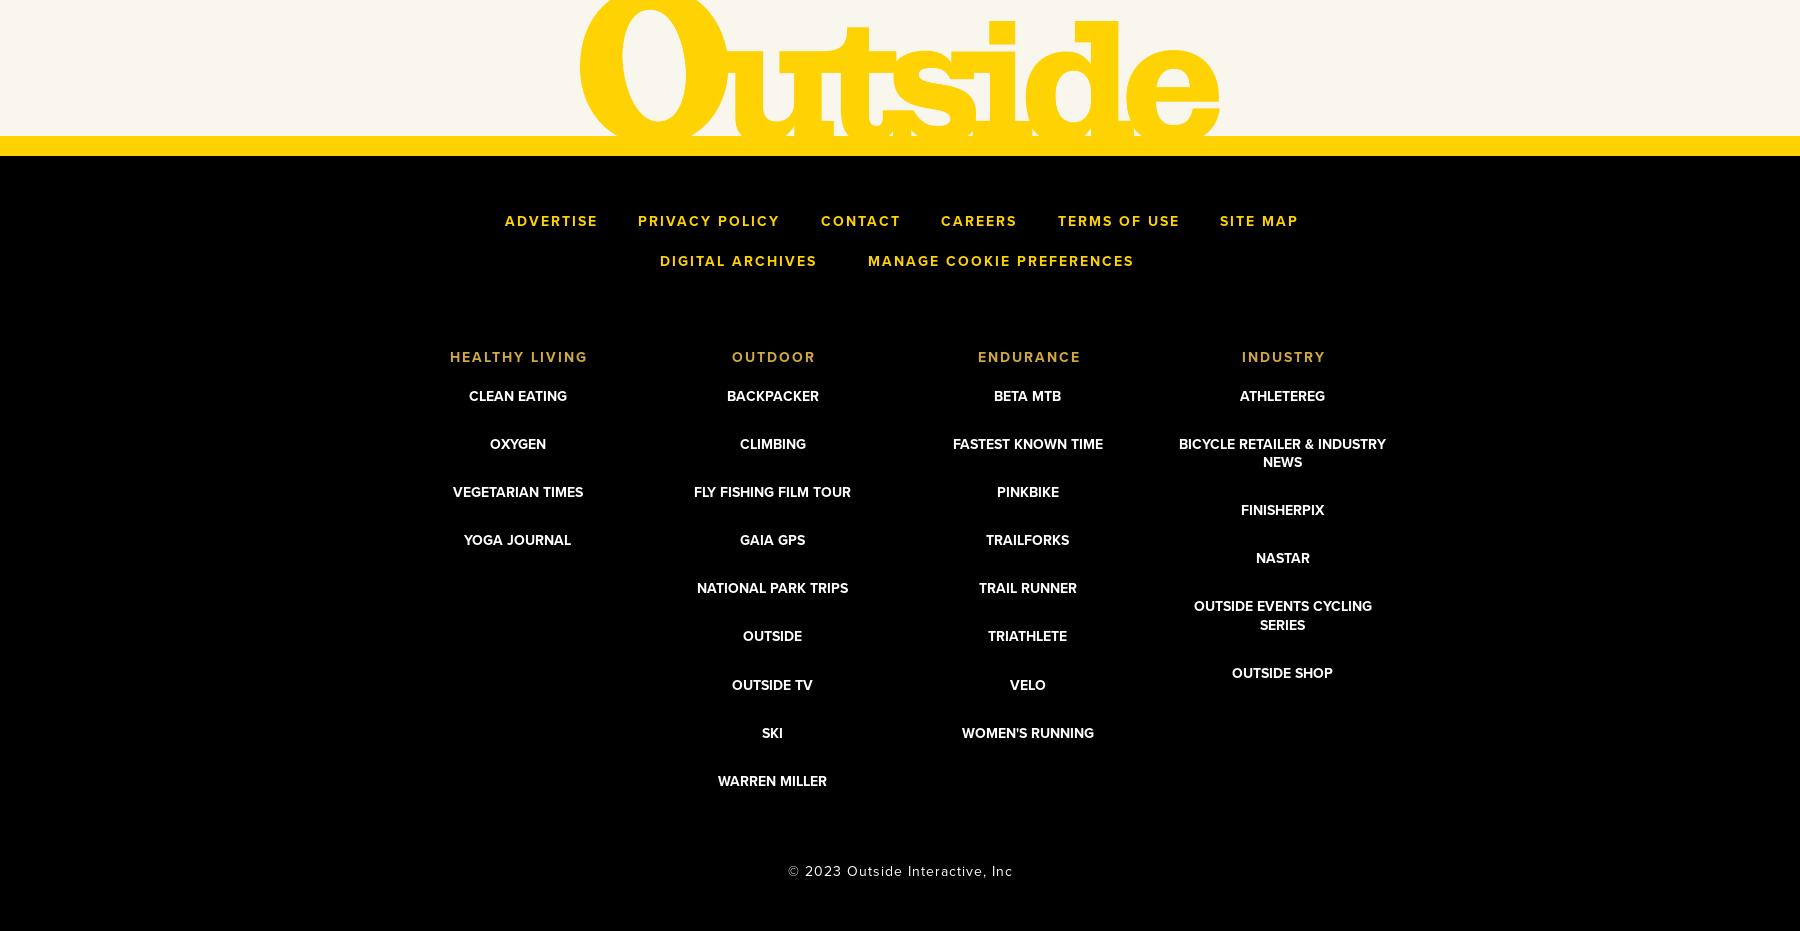 This screenshot has height=931, width=1800. What do you see at coordinates (771, 395) in the screenshot?
I see `'Backpacker'` at bounding box center [771, 395].